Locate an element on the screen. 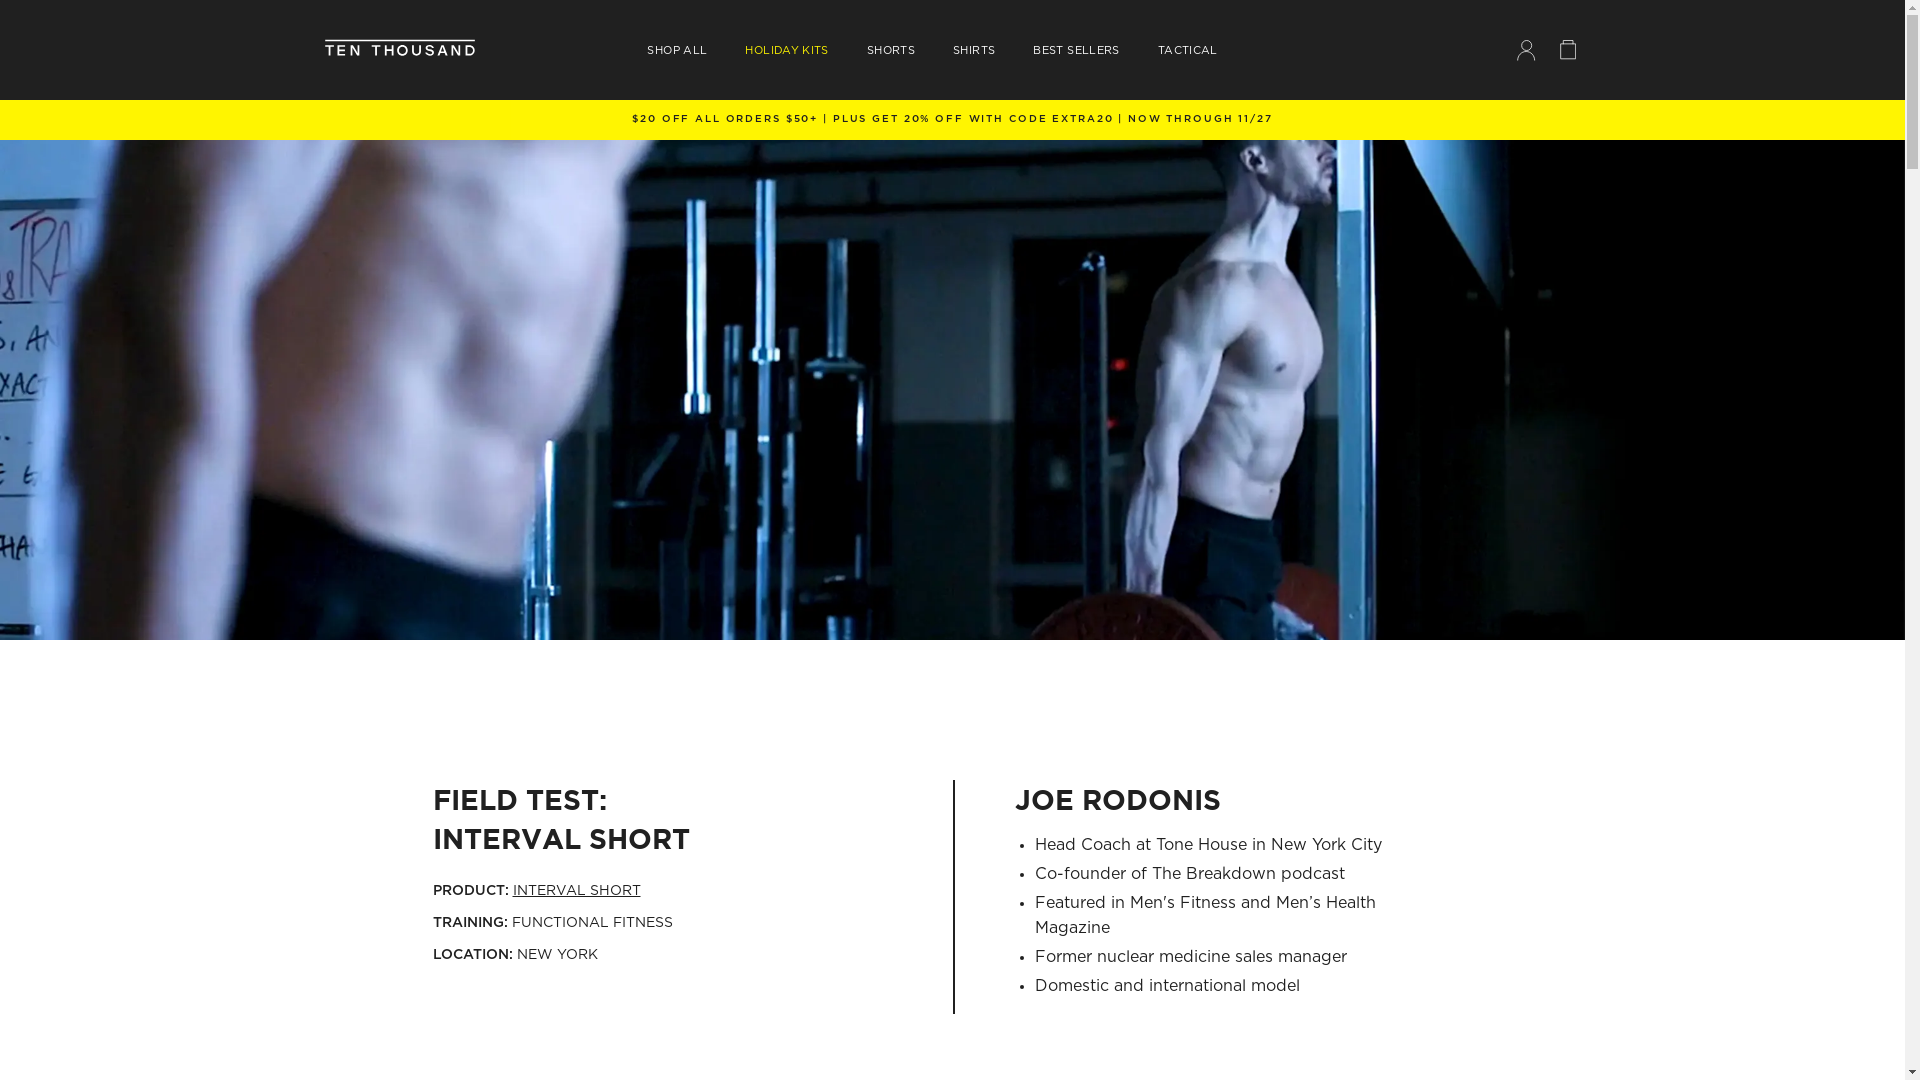 Image resolution: width=1920 pixels, height=1080 pixels. 'HOLIDAY KITS' is located at coordinates (724, 49).